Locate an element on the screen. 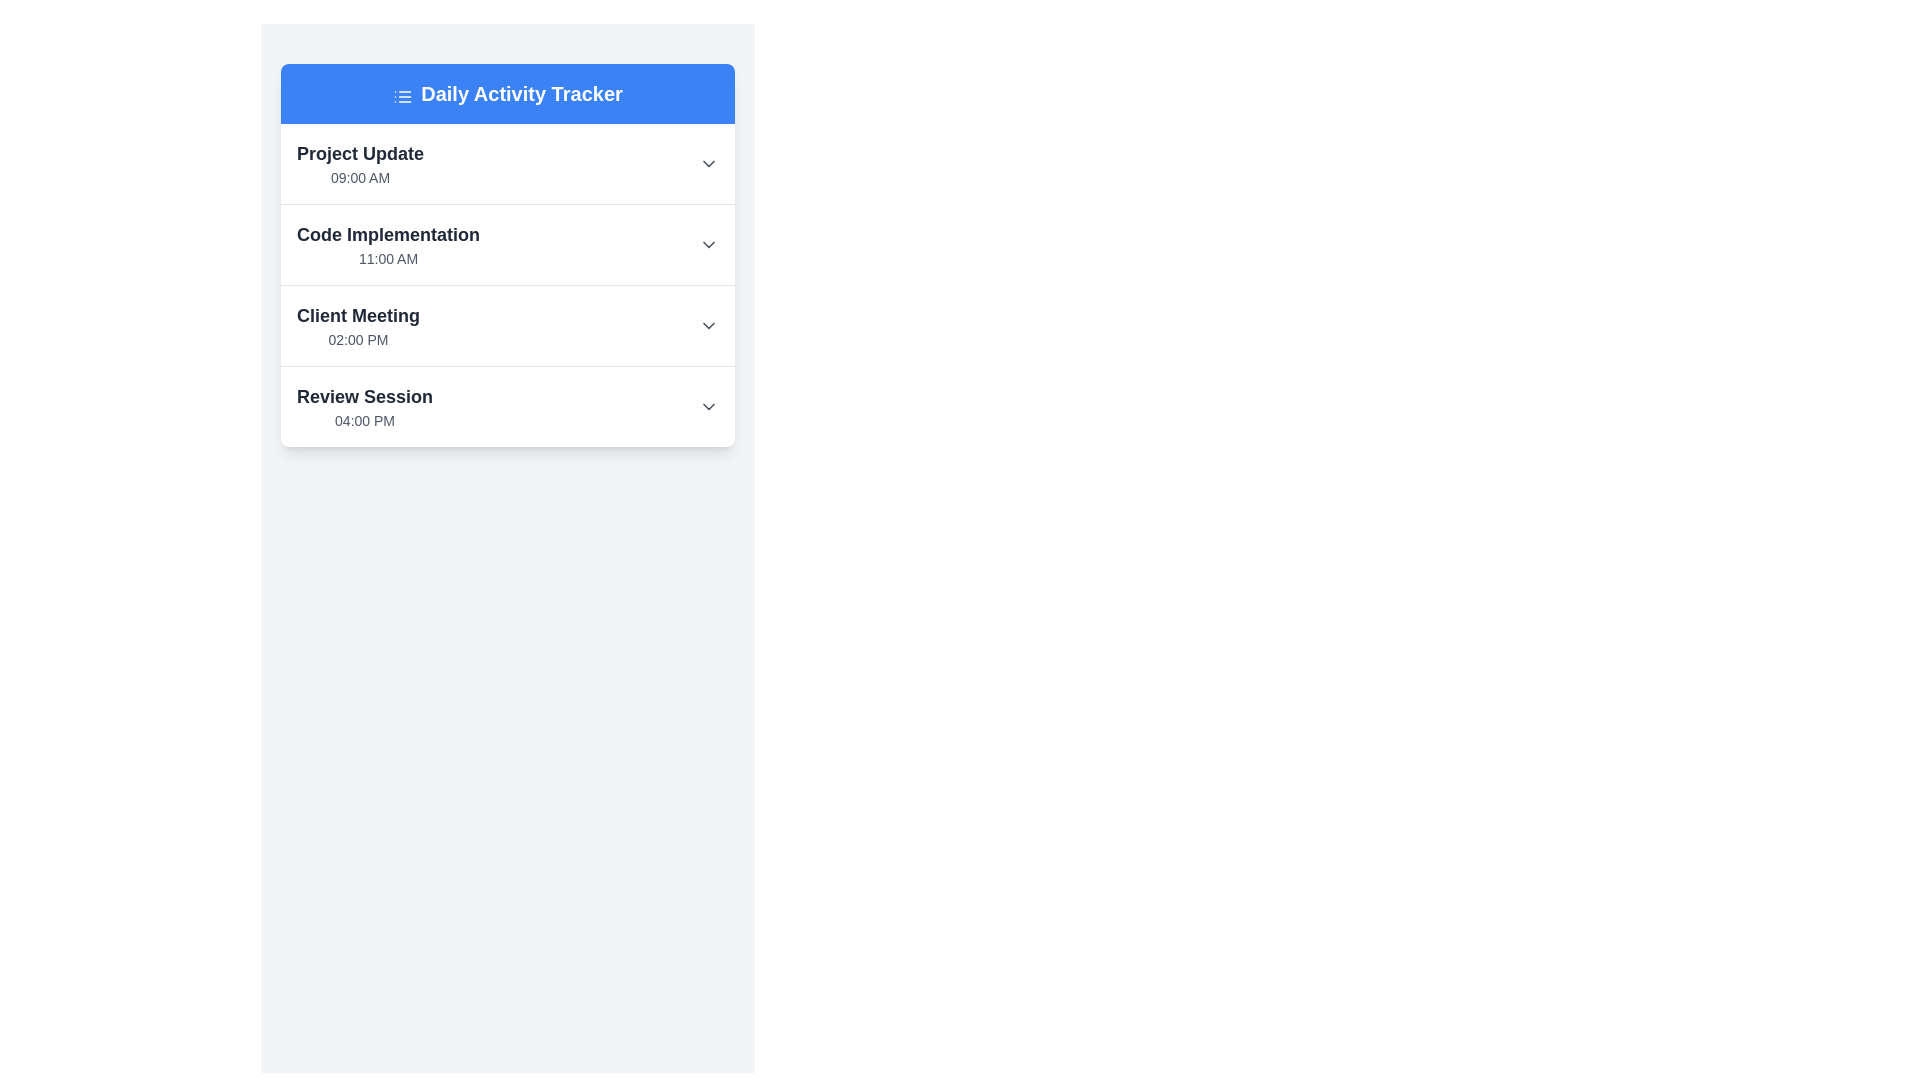 The height and width of the screenshot is (1080, 1920). the text label that represents the scheduled time for the 'Project Update' event, located beneath the 'Project Update' text within the first card is located at coordinates (360, 176).